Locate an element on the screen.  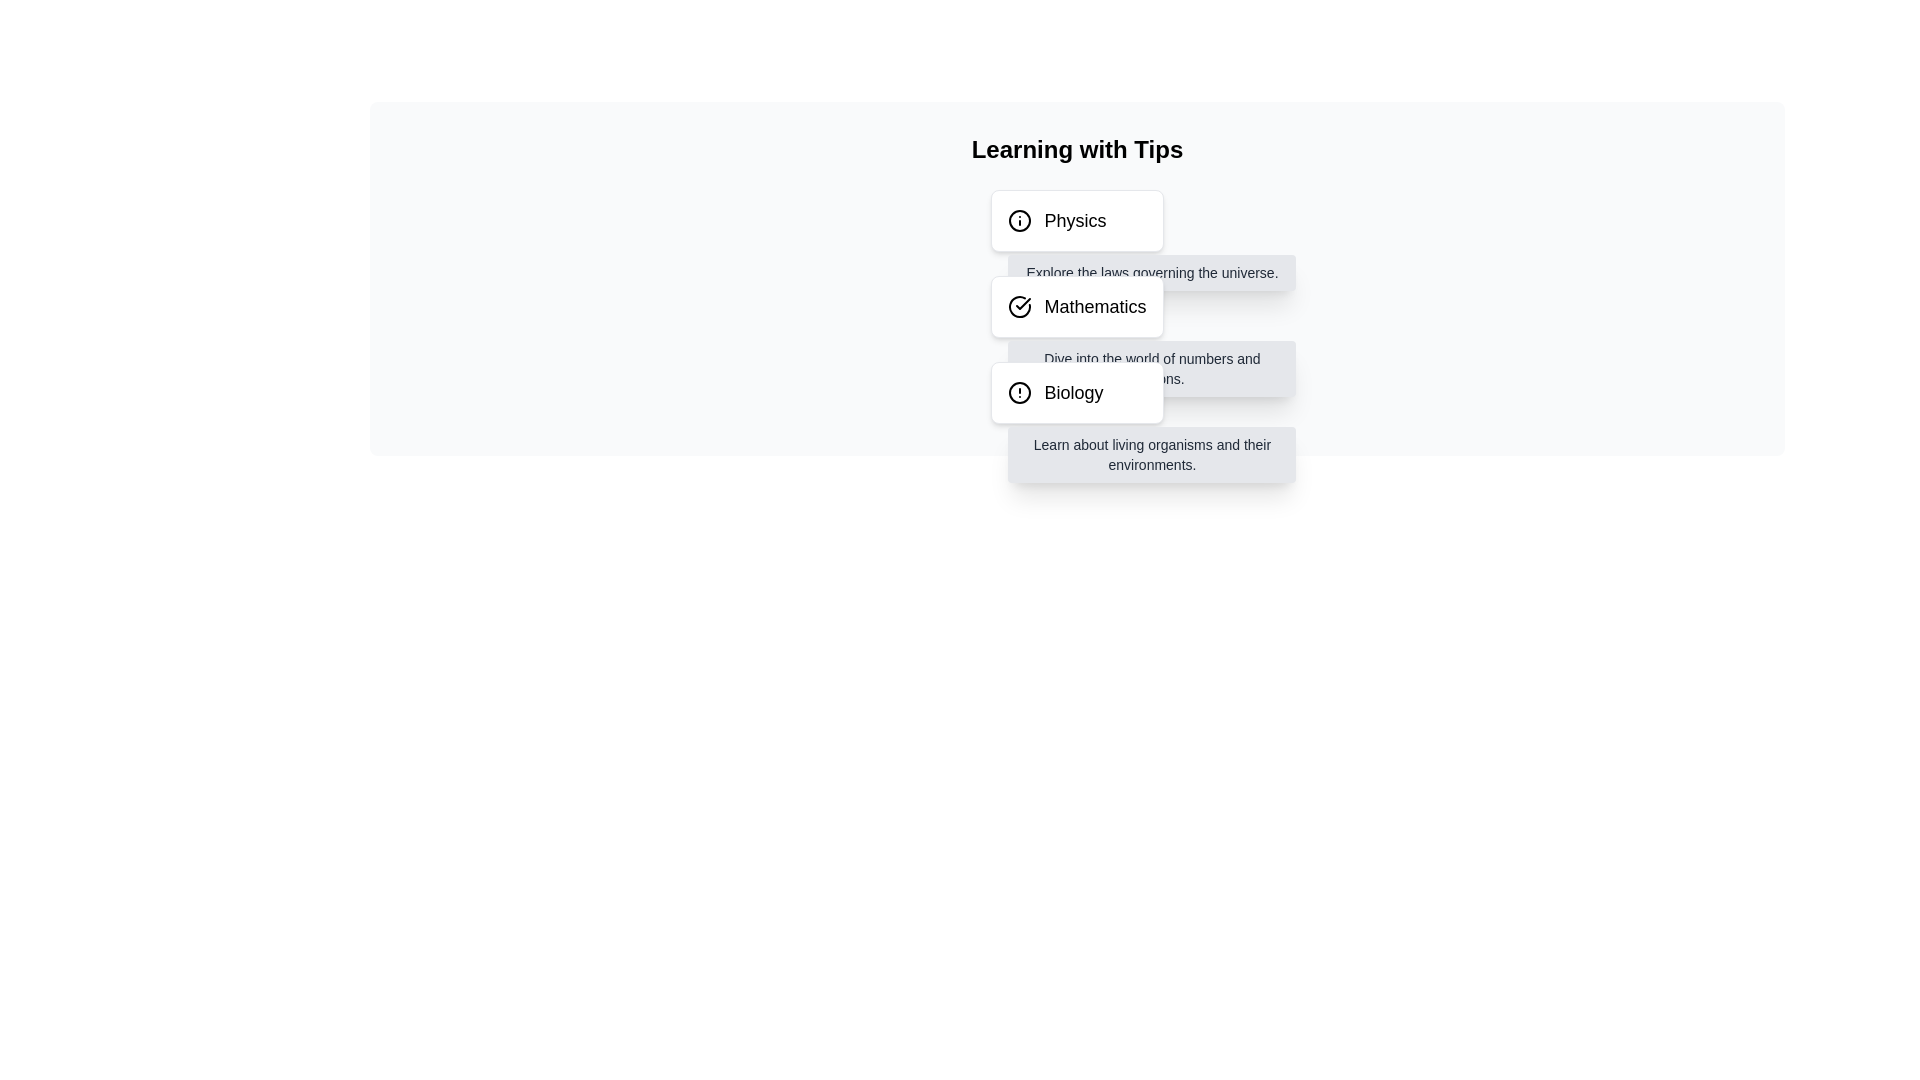
description text label providing information about the Physics section, located below the 'Physics' header in the interactive list is located at coordinates (1152, 273).